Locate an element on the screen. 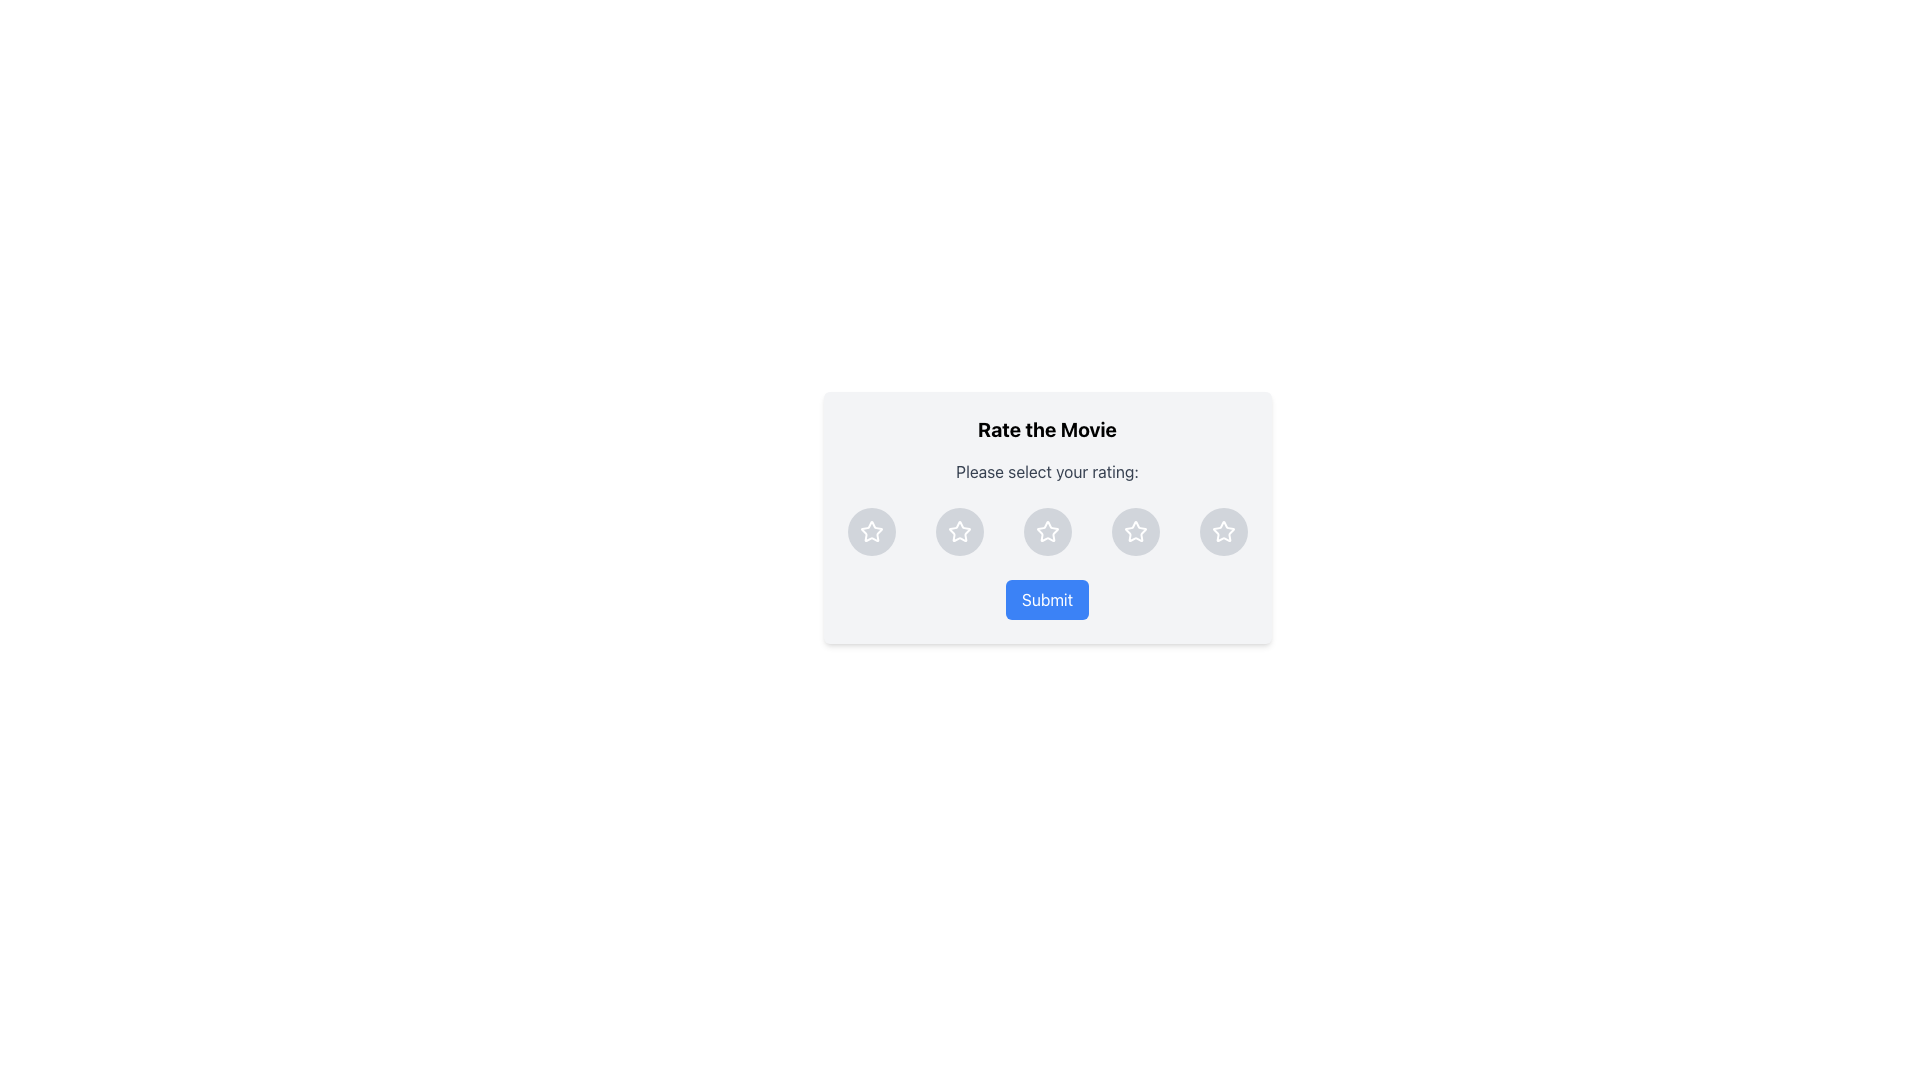  the highlighted third circular gray button with a white star icon, which is part of a group of five buttons arranged horizontally is located at coordinates (1046, 531).